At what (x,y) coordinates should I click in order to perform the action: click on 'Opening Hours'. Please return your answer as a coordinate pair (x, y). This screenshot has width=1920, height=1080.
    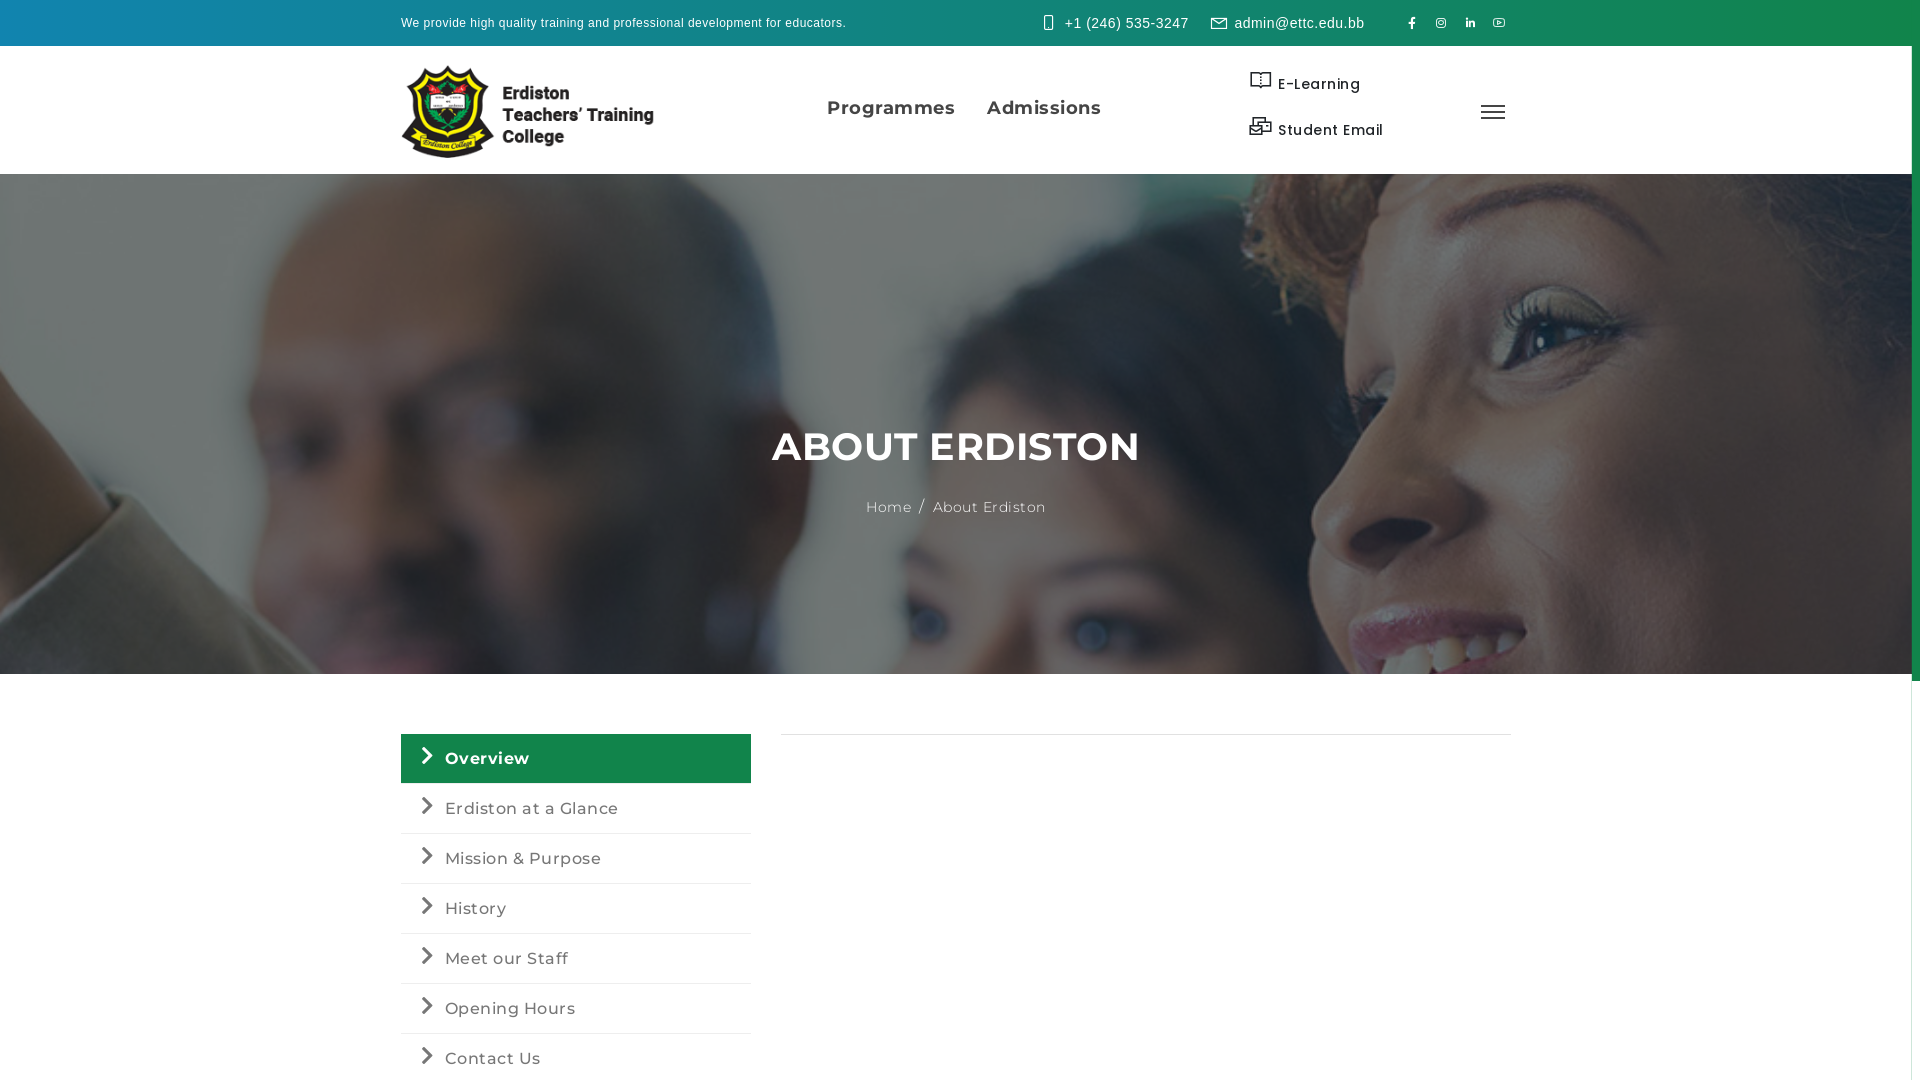
    Looking at the image, I should click on (575, 1009).